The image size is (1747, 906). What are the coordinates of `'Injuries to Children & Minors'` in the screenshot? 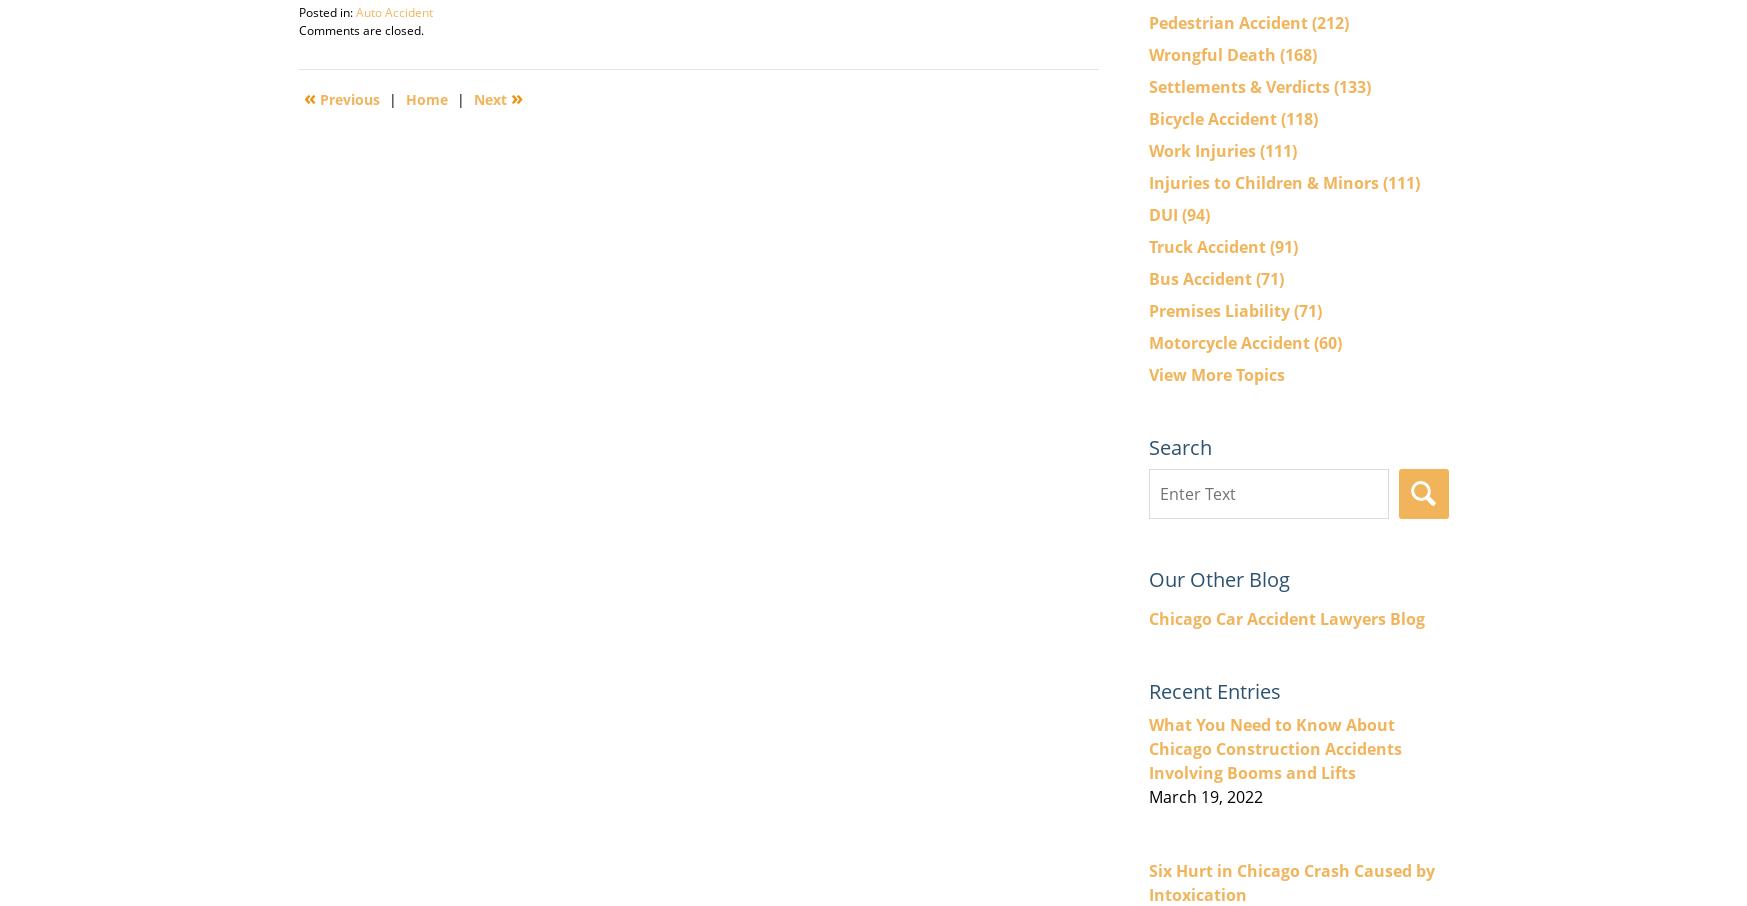 It's located at (1146, 181).